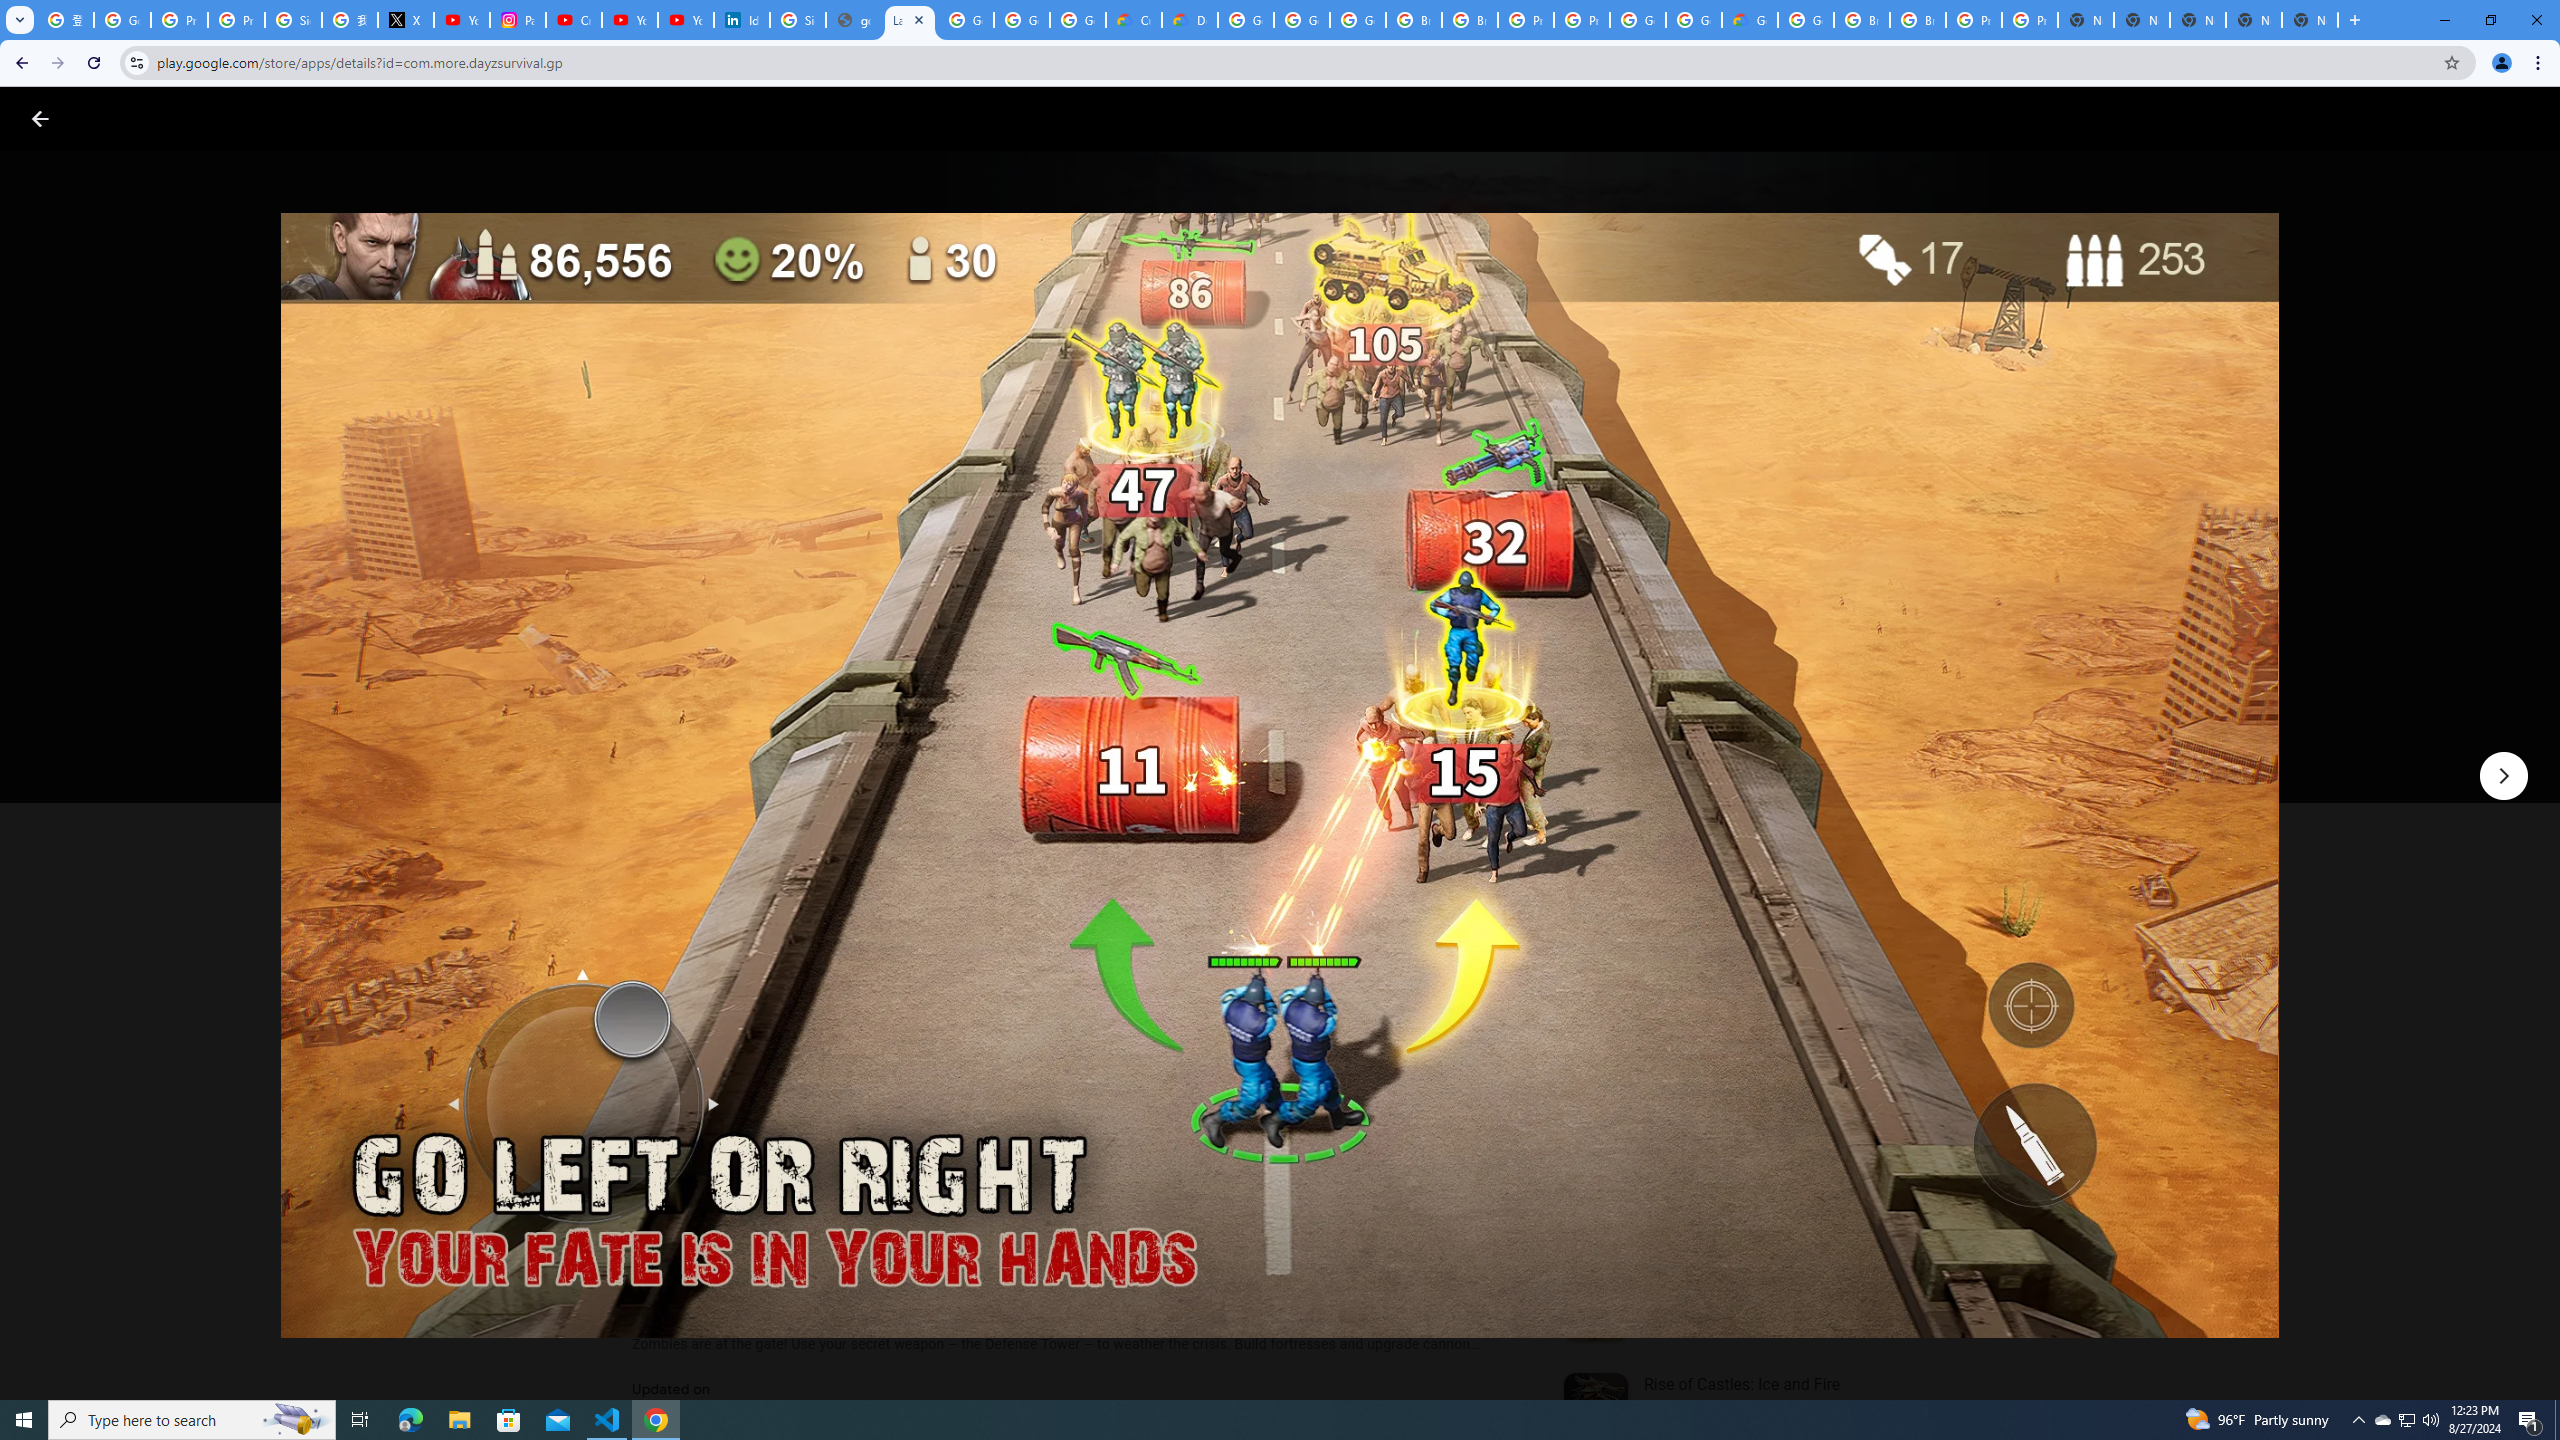  I want to click on 'Google Cloud Platform', so click(1805, 19).